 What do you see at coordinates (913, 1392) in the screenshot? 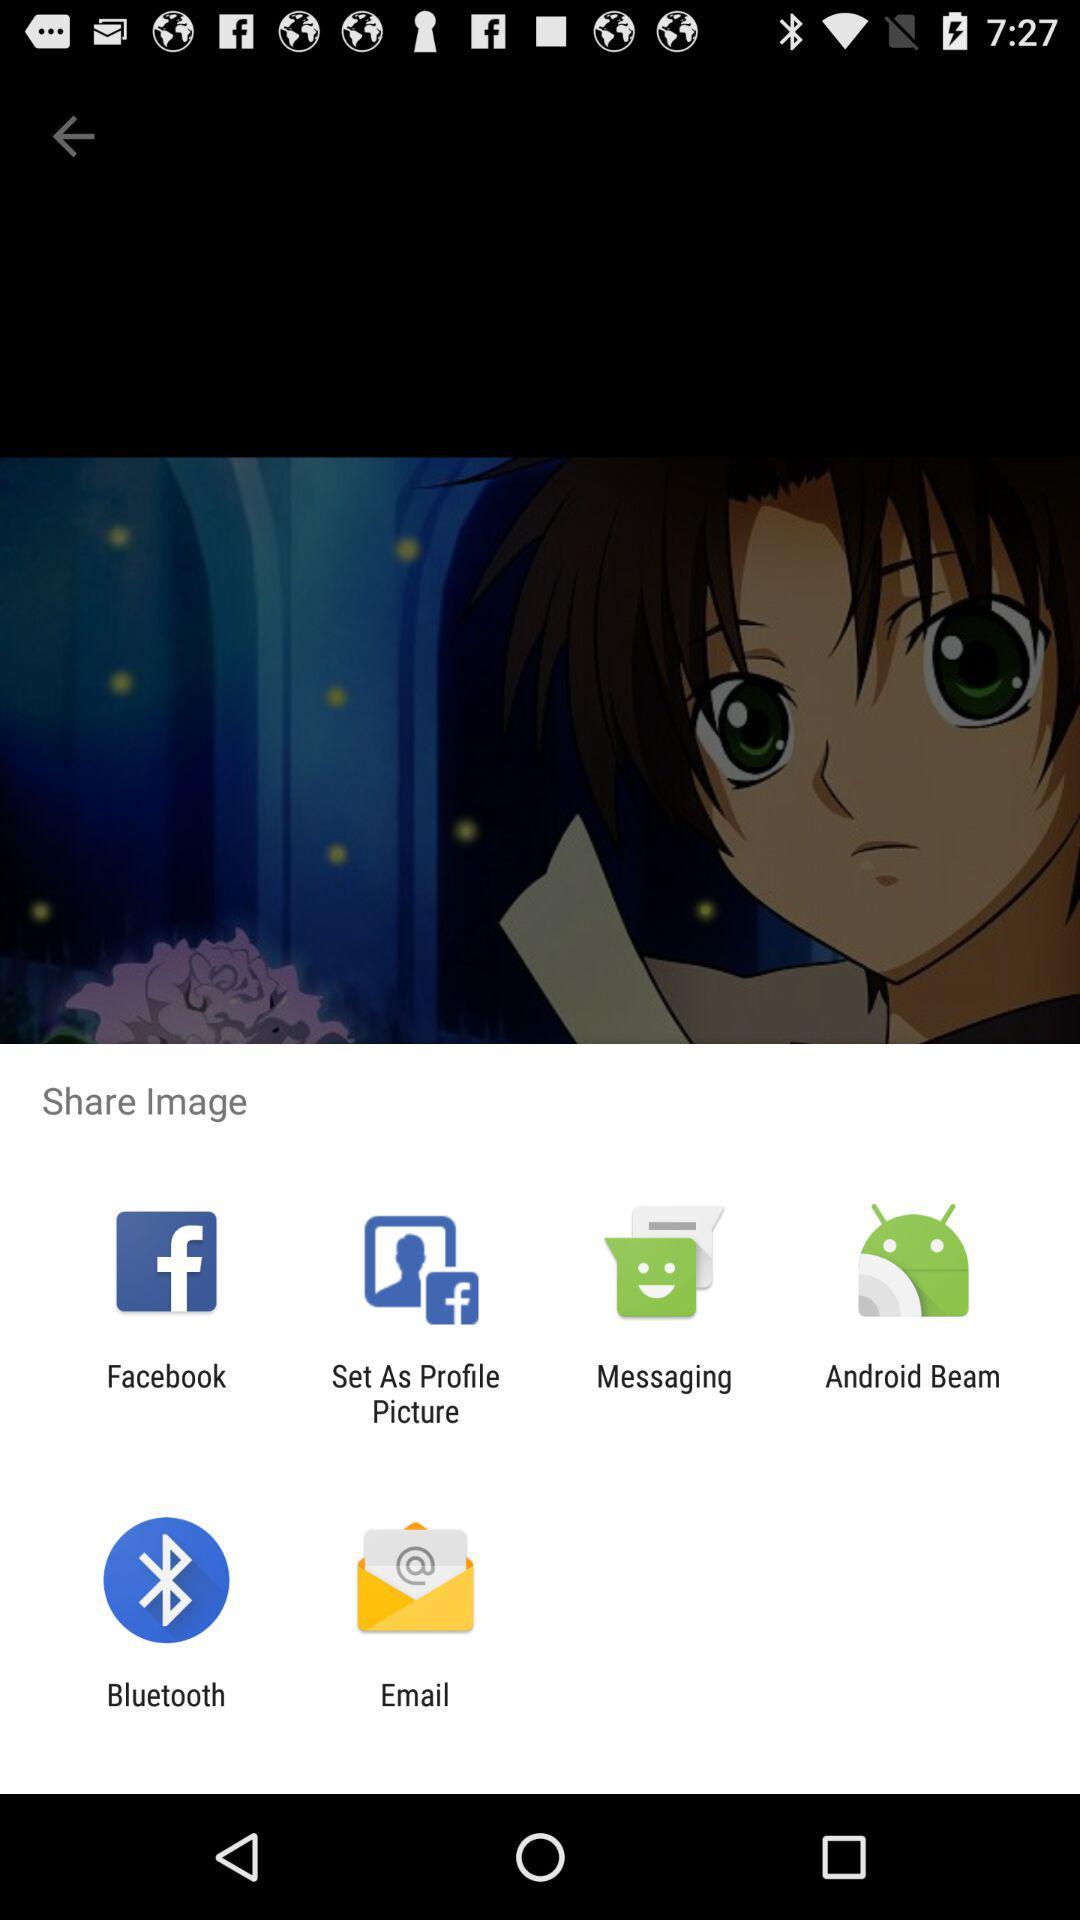
I see `the app at the bottom right corner` at bounding box center [913, 1392].